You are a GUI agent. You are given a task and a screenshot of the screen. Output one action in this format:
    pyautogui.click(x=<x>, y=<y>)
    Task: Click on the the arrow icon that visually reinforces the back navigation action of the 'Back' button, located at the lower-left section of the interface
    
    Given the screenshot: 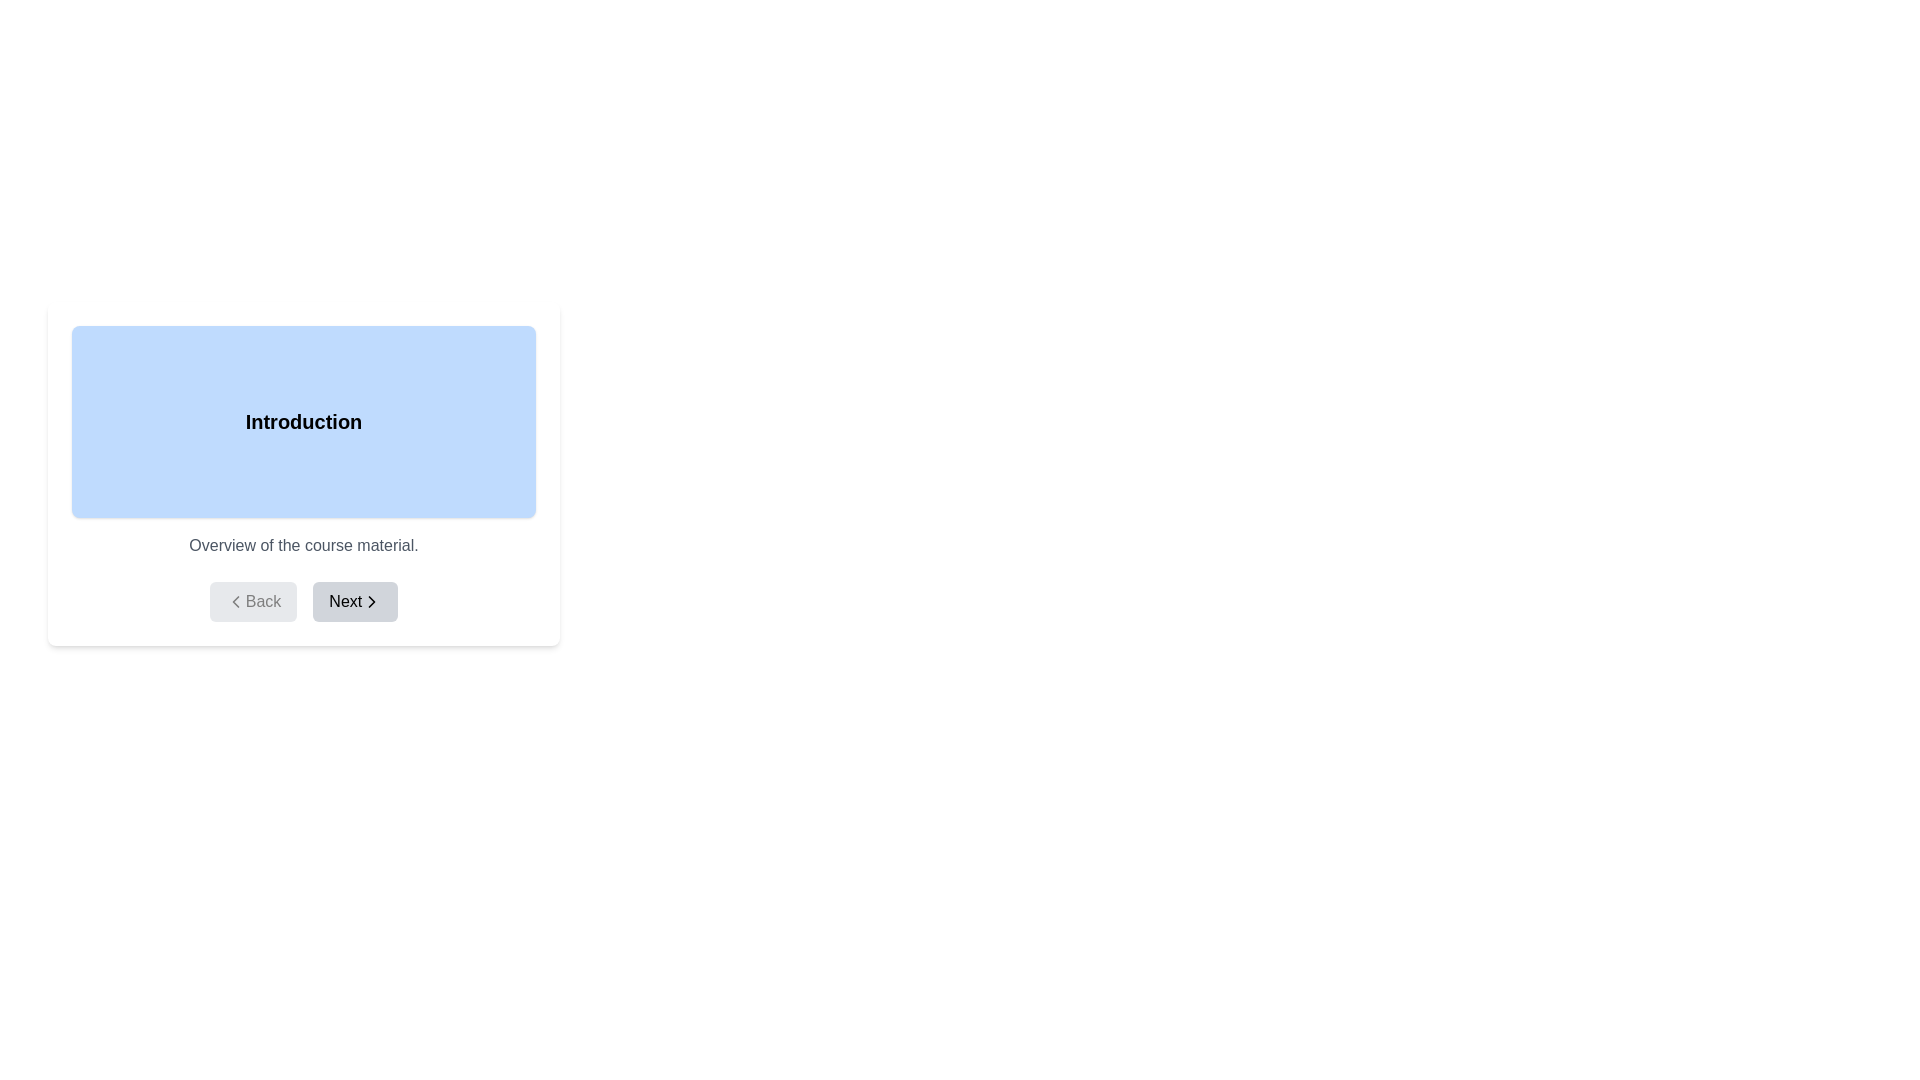 What is the action you would take?
    pyautogui.click(x=235, y=600)
    